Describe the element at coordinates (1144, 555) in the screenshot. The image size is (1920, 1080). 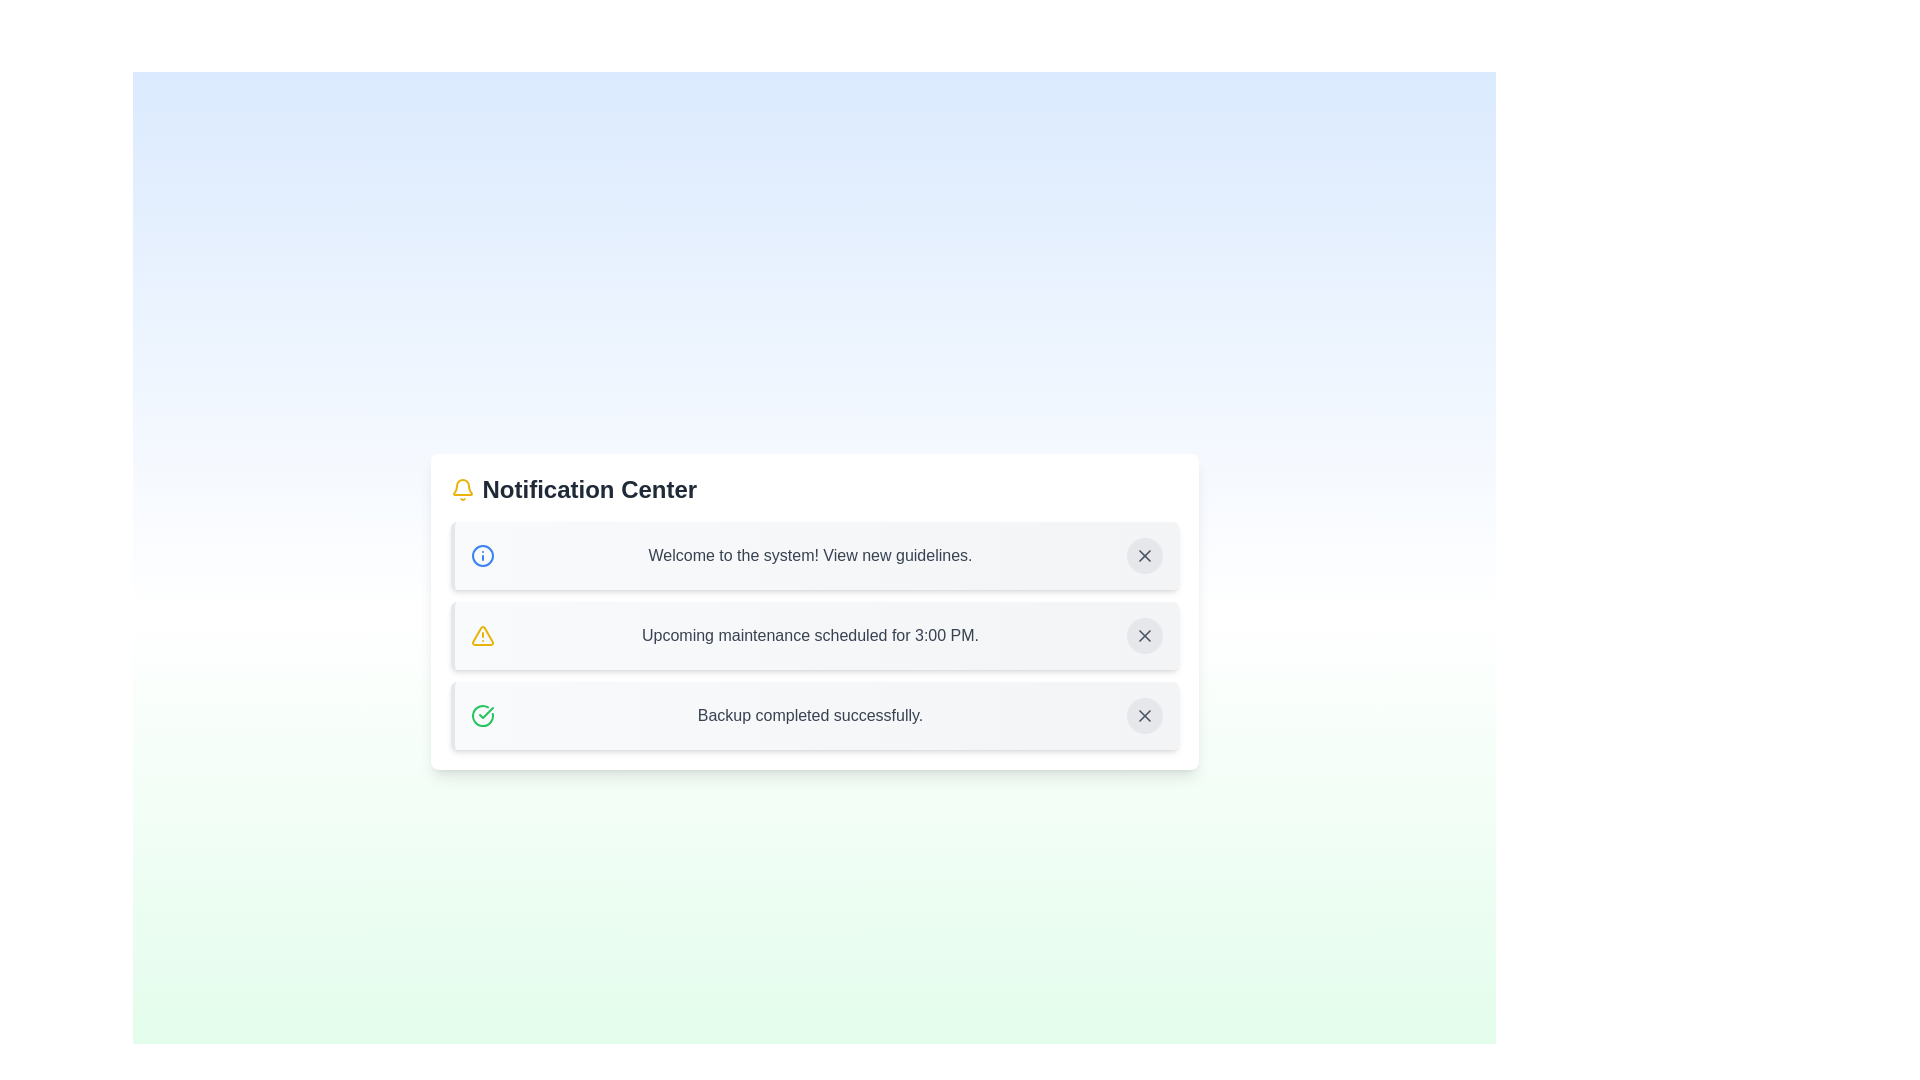
I see `the close icon button located in the top-right corner of the notification box` at that location.